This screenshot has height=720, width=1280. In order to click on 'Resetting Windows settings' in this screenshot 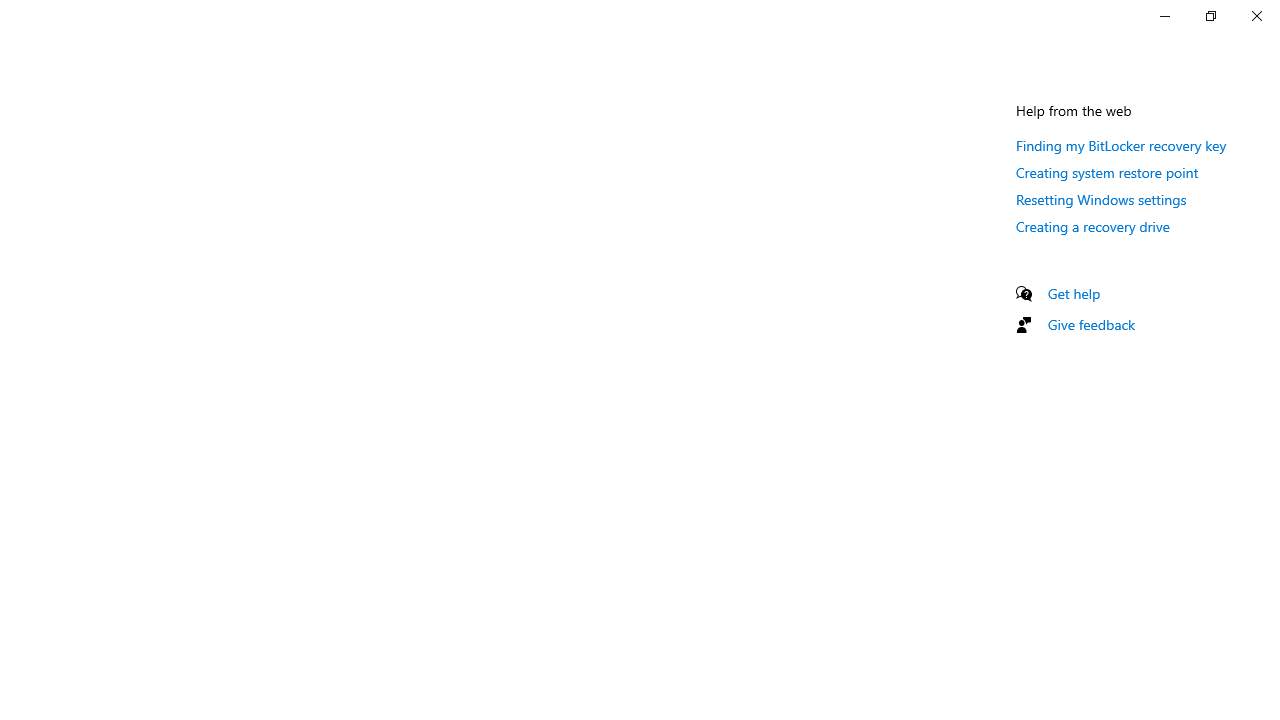, I will do `click(1100, 199)`.